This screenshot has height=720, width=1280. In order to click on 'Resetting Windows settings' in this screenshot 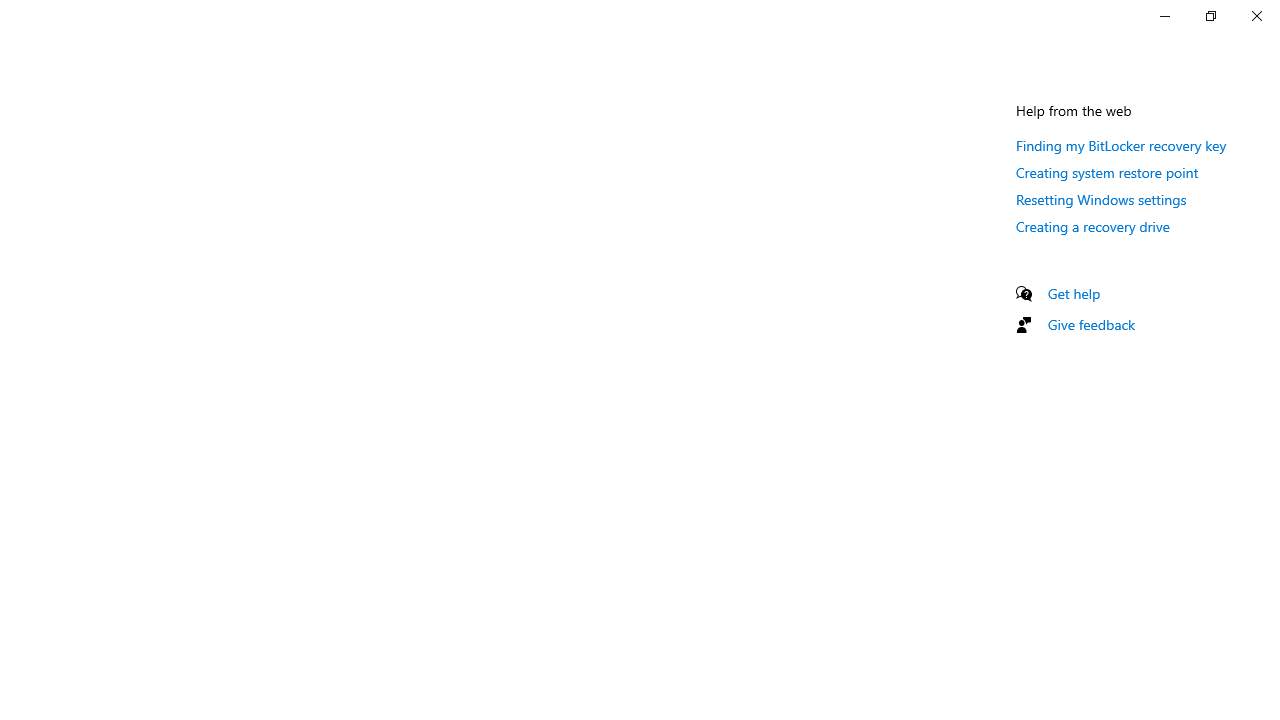, I will do `click(1100, 199)`.